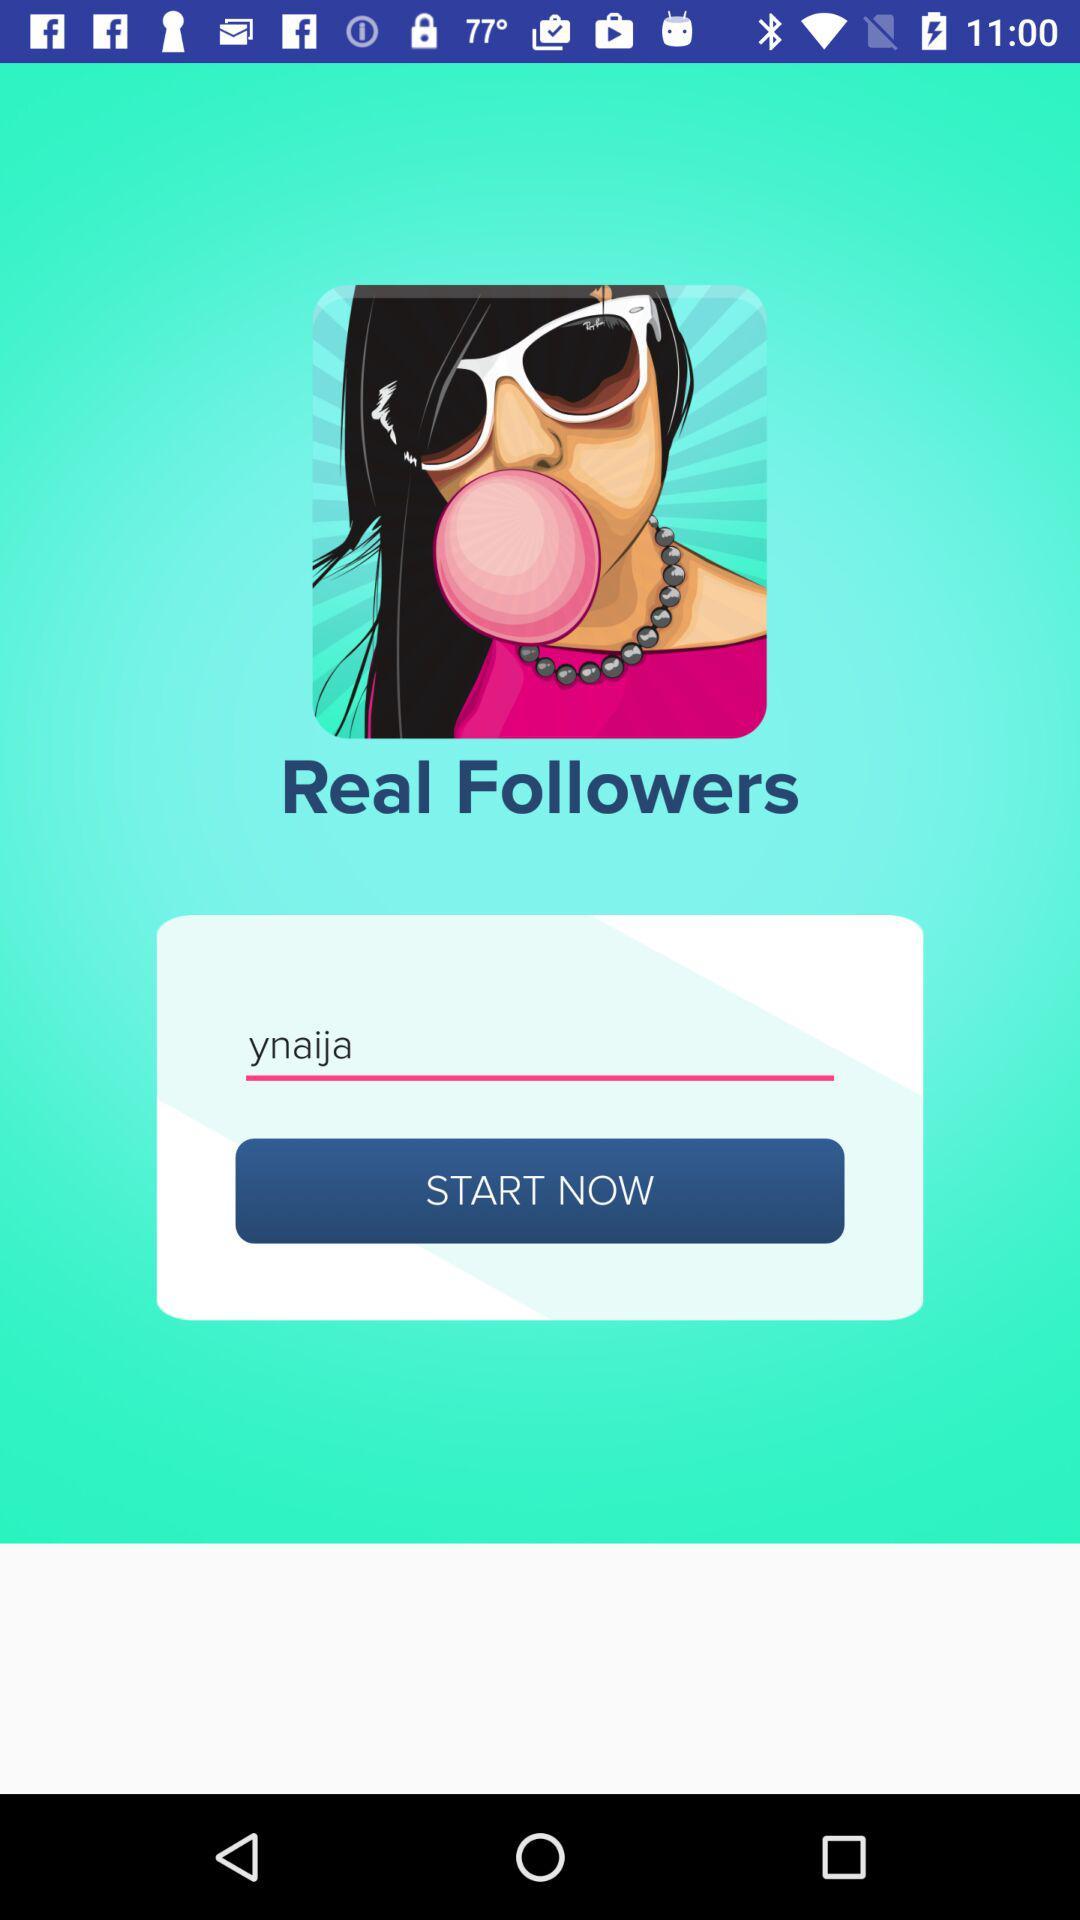 This screenshot has width=1080, height=1920. What do you see at coordinates (540, 1045) in the screenshot?
I see `icon below the real followers` at bounding box center [540, 1045].